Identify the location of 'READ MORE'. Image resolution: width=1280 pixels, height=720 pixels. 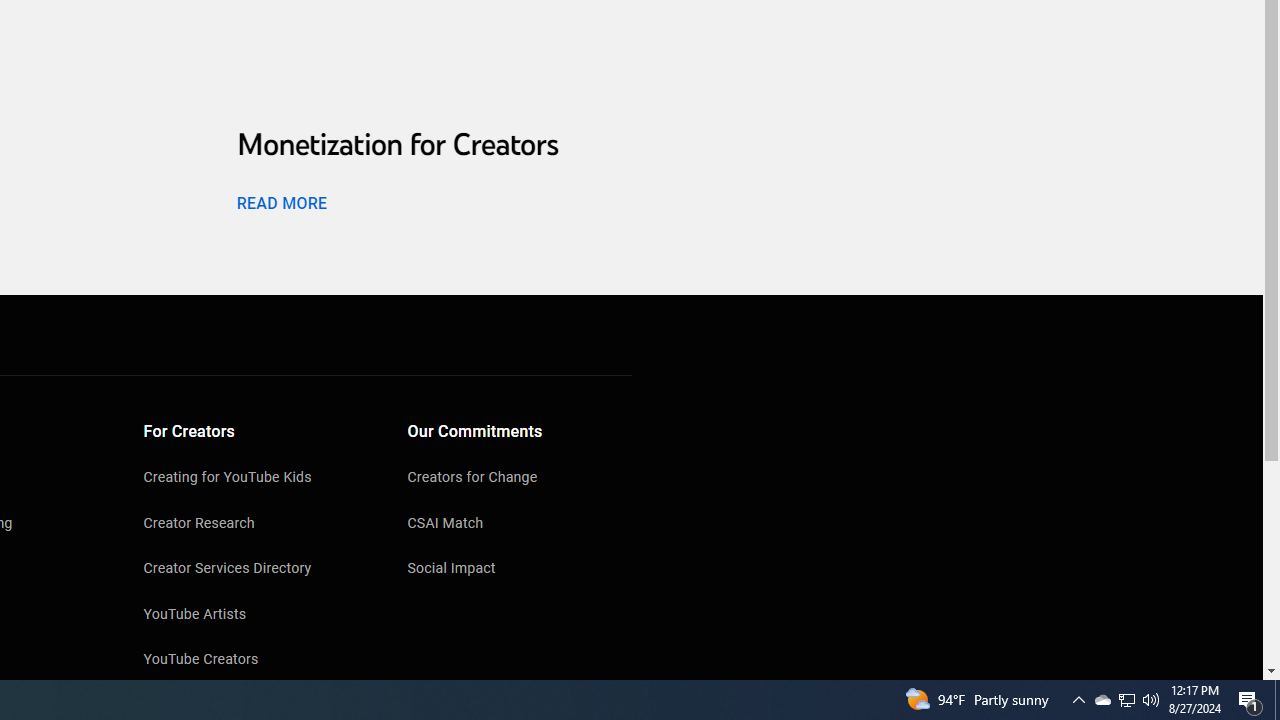
(280, 203).